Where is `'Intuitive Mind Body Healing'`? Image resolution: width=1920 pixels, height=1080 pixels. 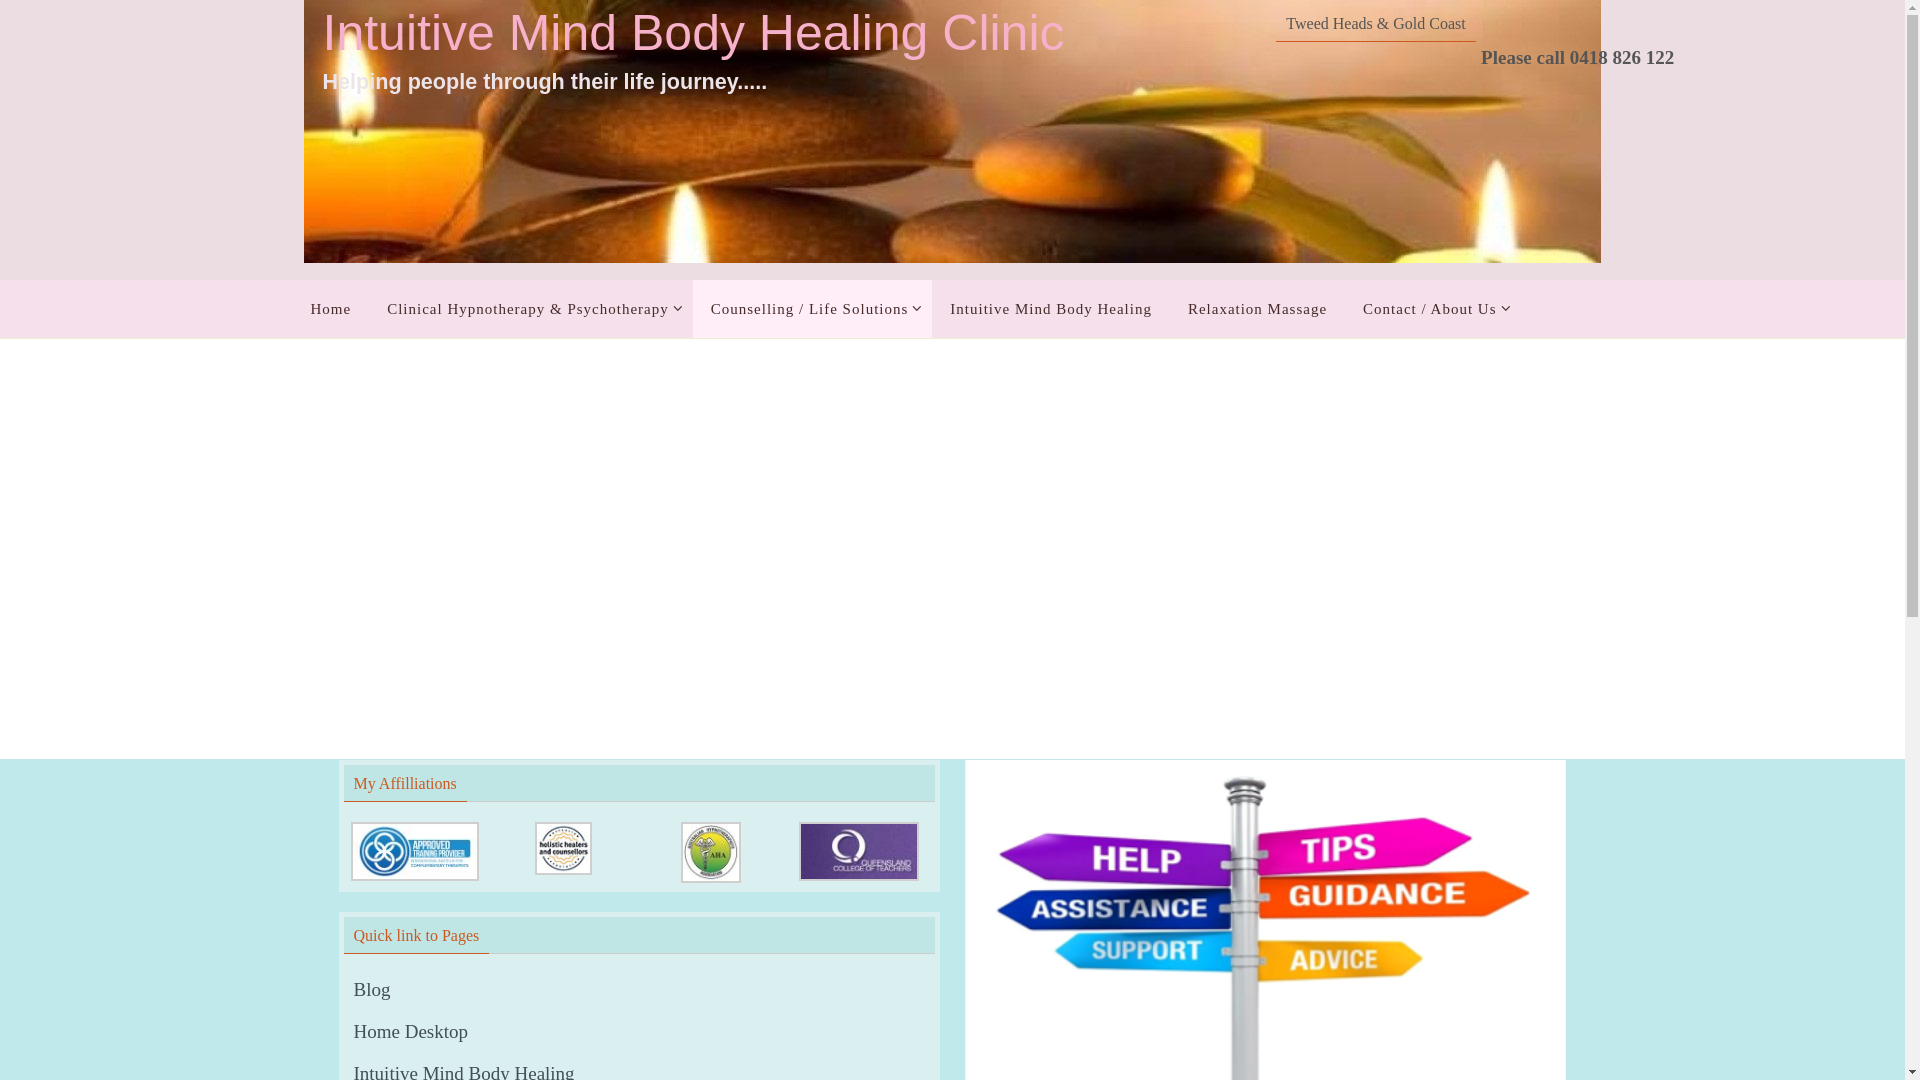 'Intuitive Mind Body Healing' is located at coordinates (1050, 308).